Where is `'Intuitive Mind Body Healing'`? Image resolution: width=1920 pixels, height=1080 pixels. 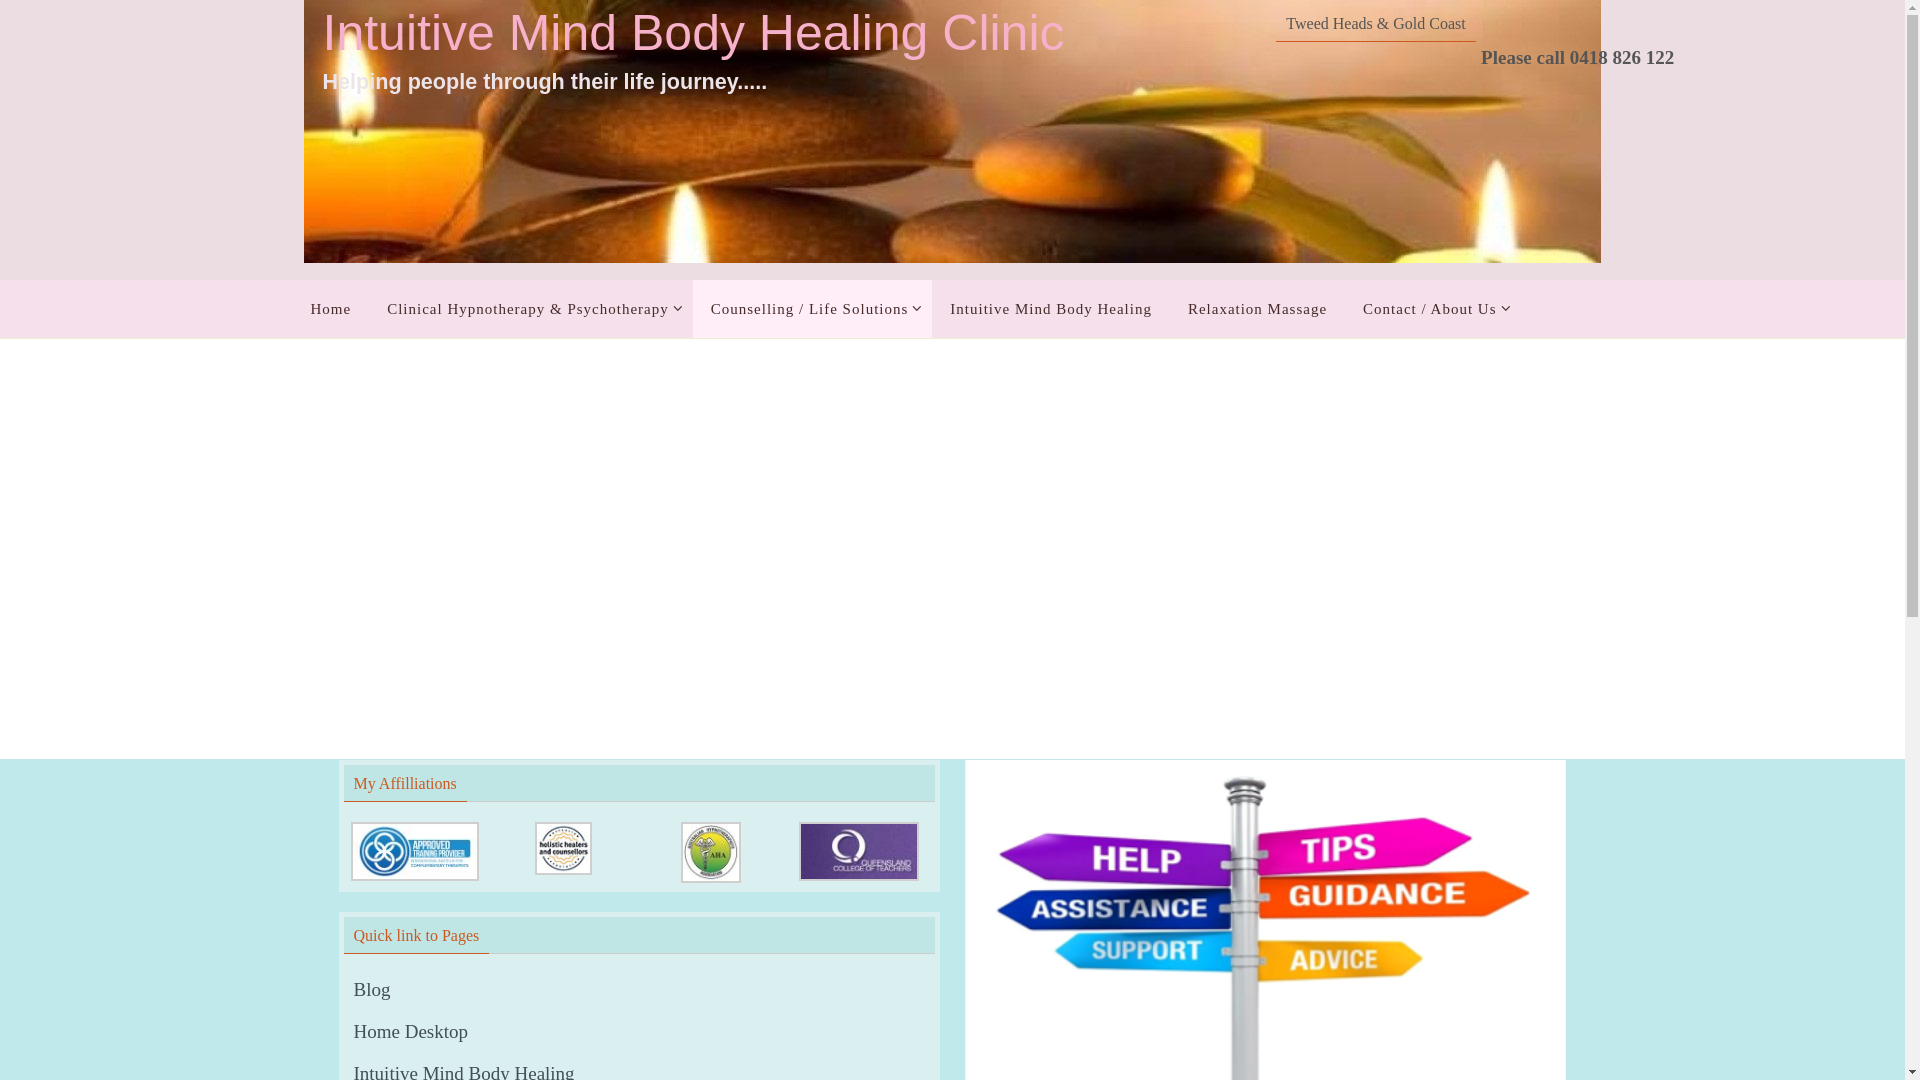 'Intuitive Mind Body Healing' is located at coordinates (1050, 308).